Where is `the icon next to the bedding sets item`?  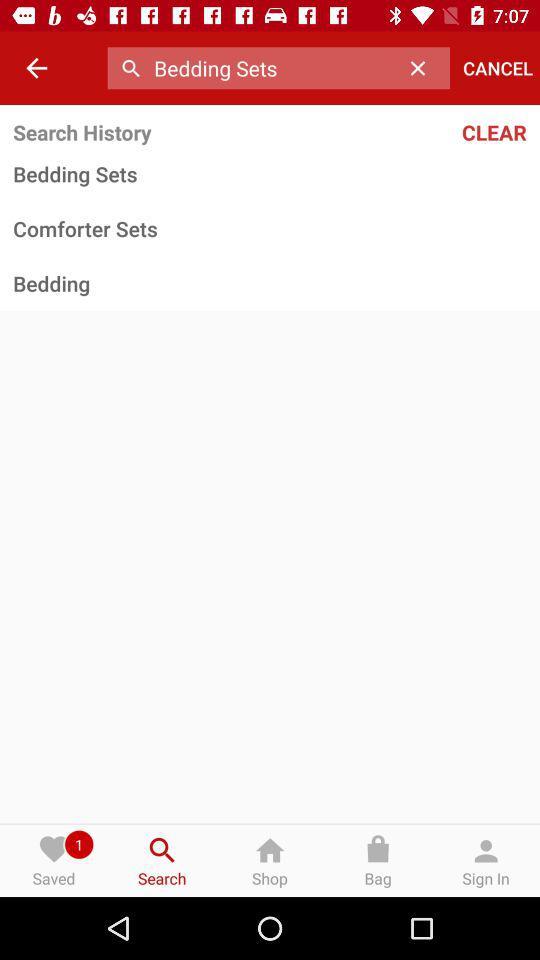
the icon next to the bedding sets item is located at coordinates (422, 68).